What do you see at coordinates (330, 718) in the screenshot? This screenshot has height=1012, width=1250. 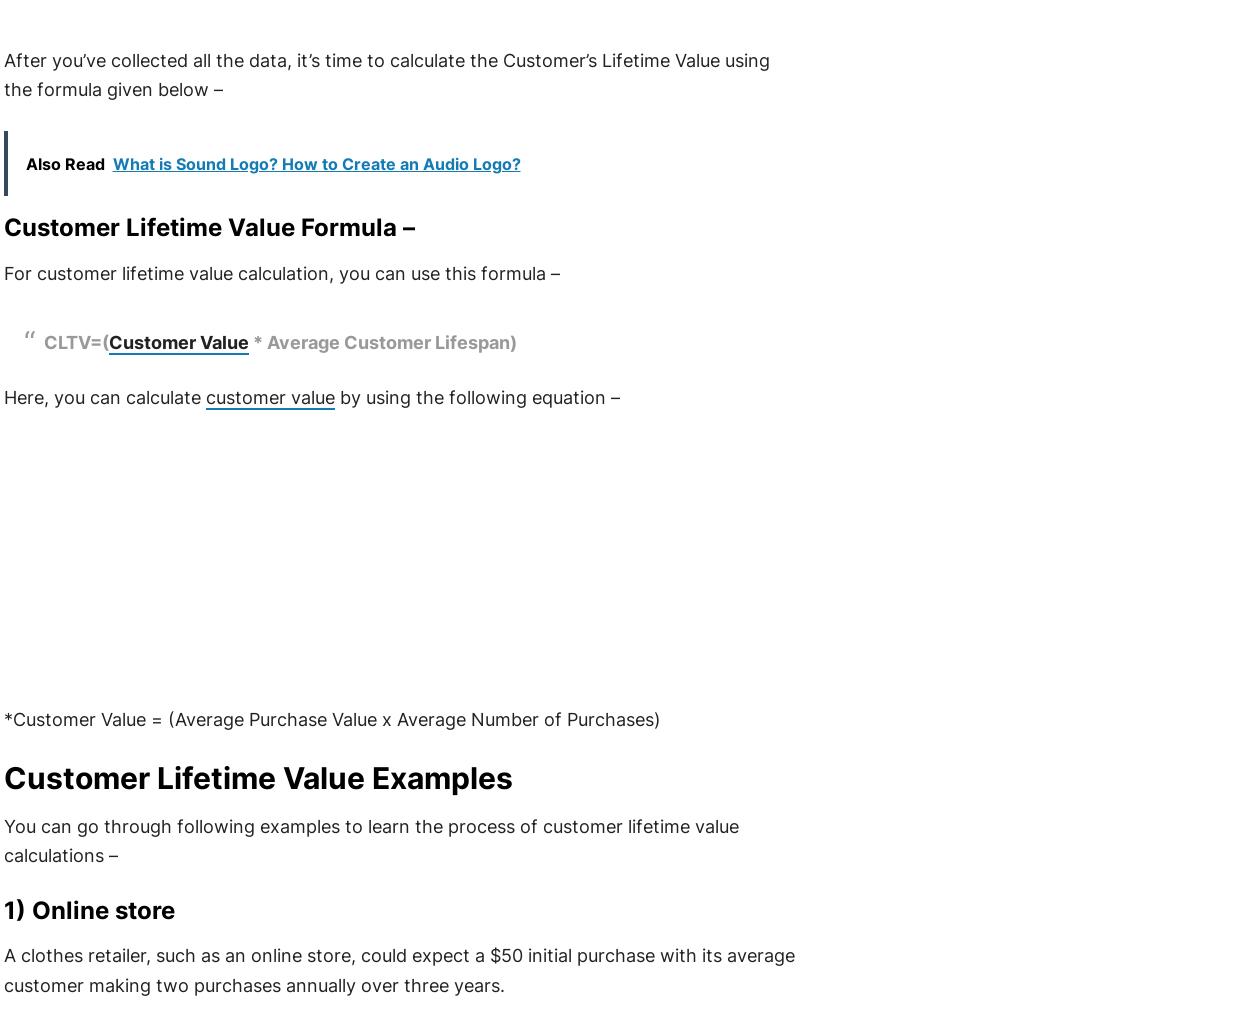 I see `'*Customer Value = (Average Purchase Value x Average Number of Purchases)'` at bounding box center [330, 718].